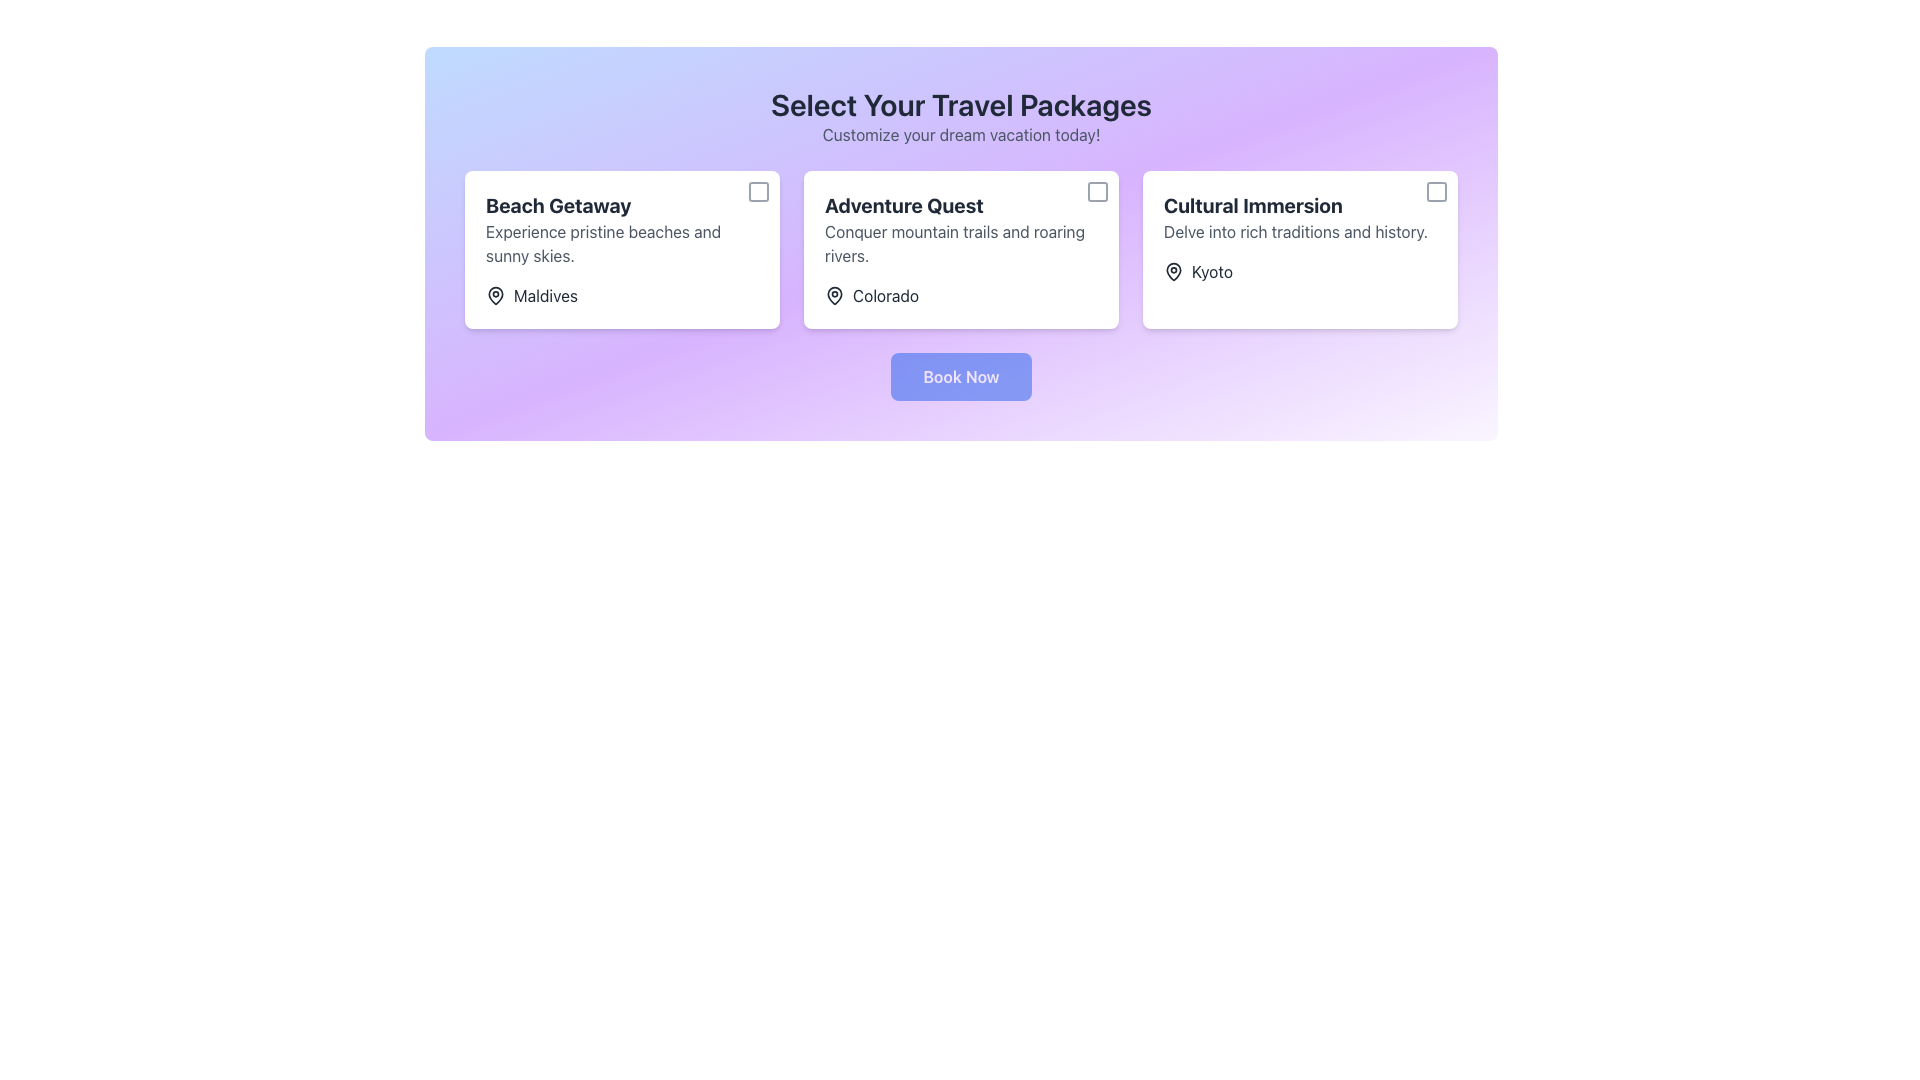 This screenshot has width=1920, height=1080. I want to click on text label displaying 'Maldives' accompanied by a location pin icon, located at the bottom-left section of the 'Beach Getaway' card, so click(532, 296).